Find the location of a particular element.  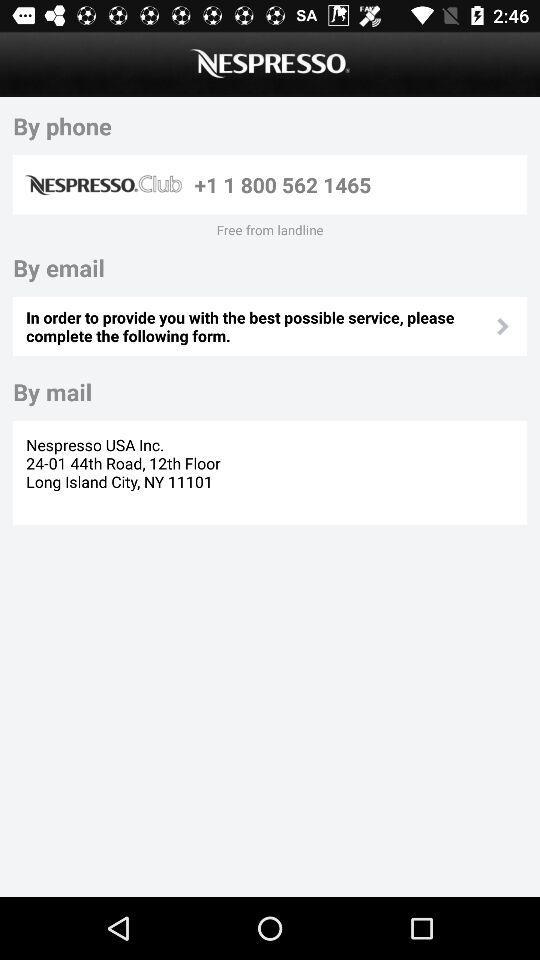

icon above free from landline item is located at coordinates (356, 184).